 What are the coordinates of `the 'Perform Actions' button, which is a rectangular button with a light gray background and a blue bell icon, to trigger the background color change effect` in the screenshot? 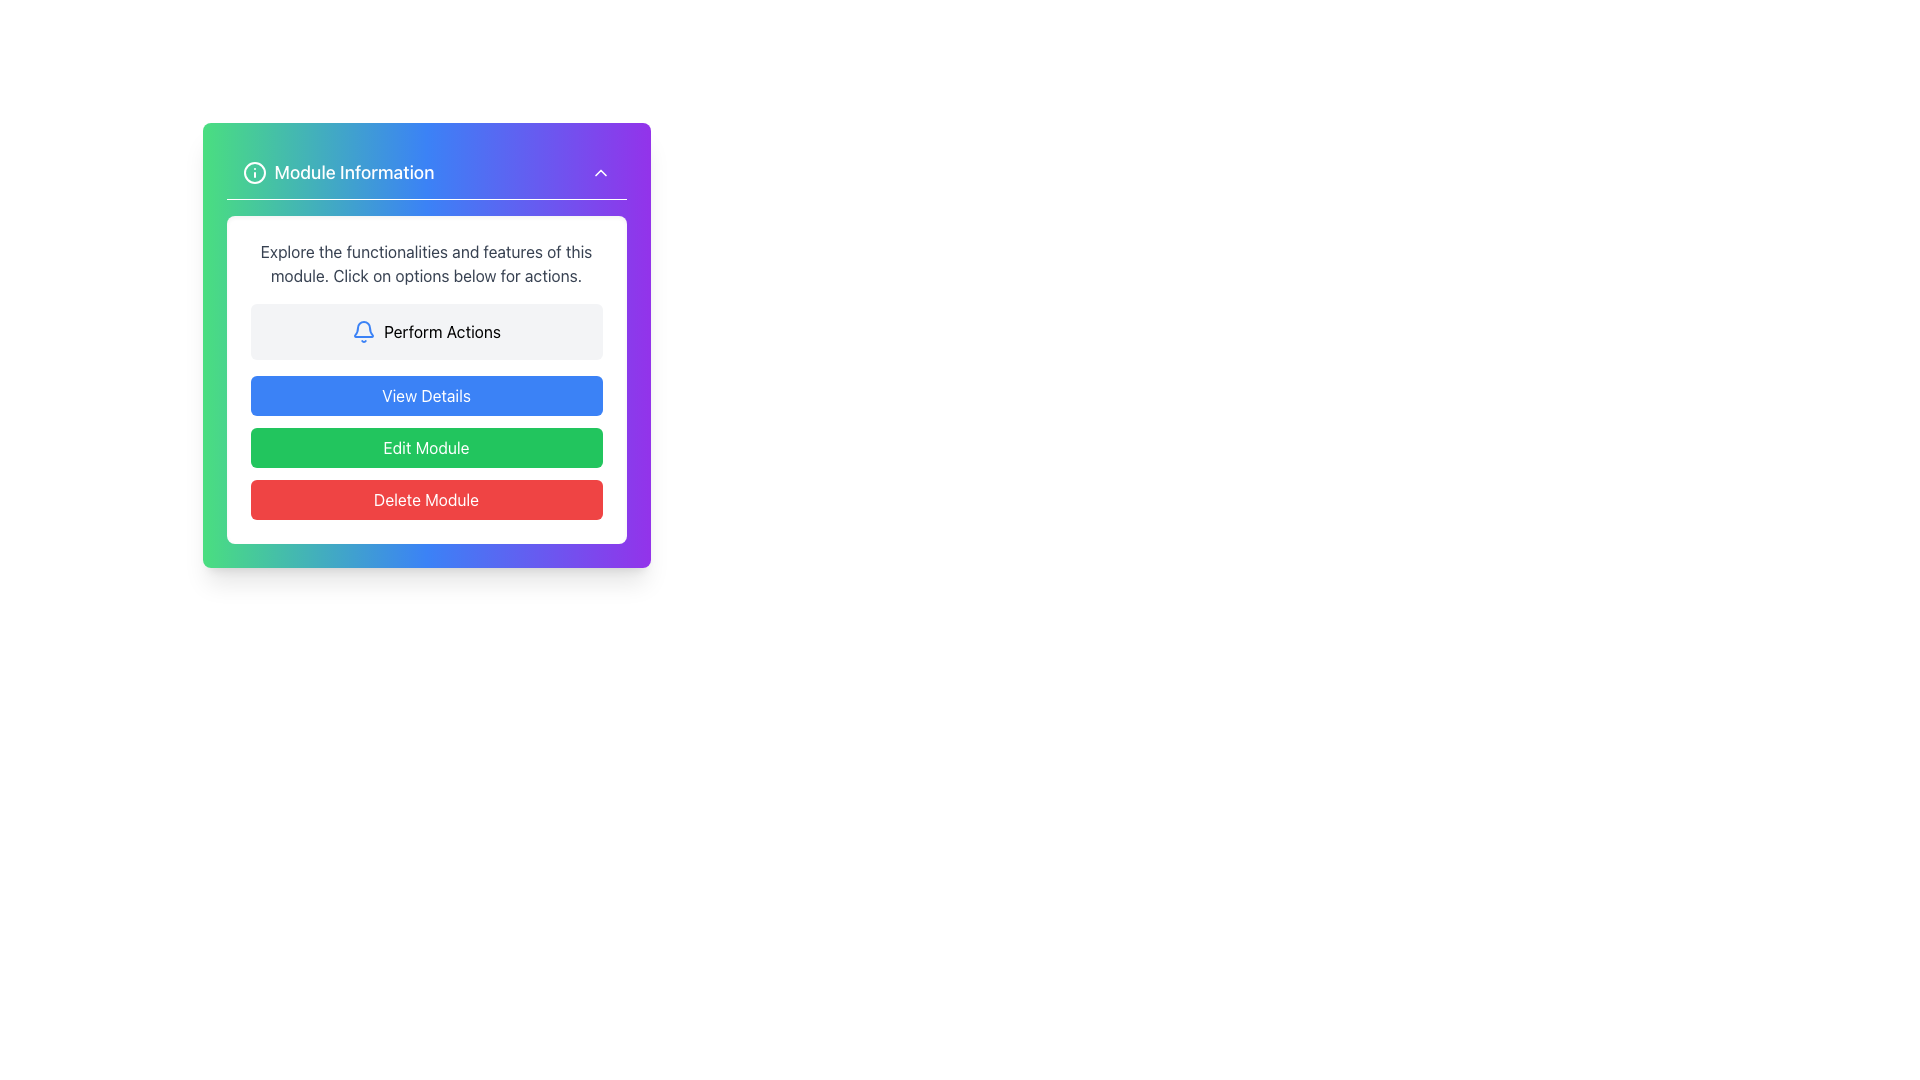 It's located at (425, 330).